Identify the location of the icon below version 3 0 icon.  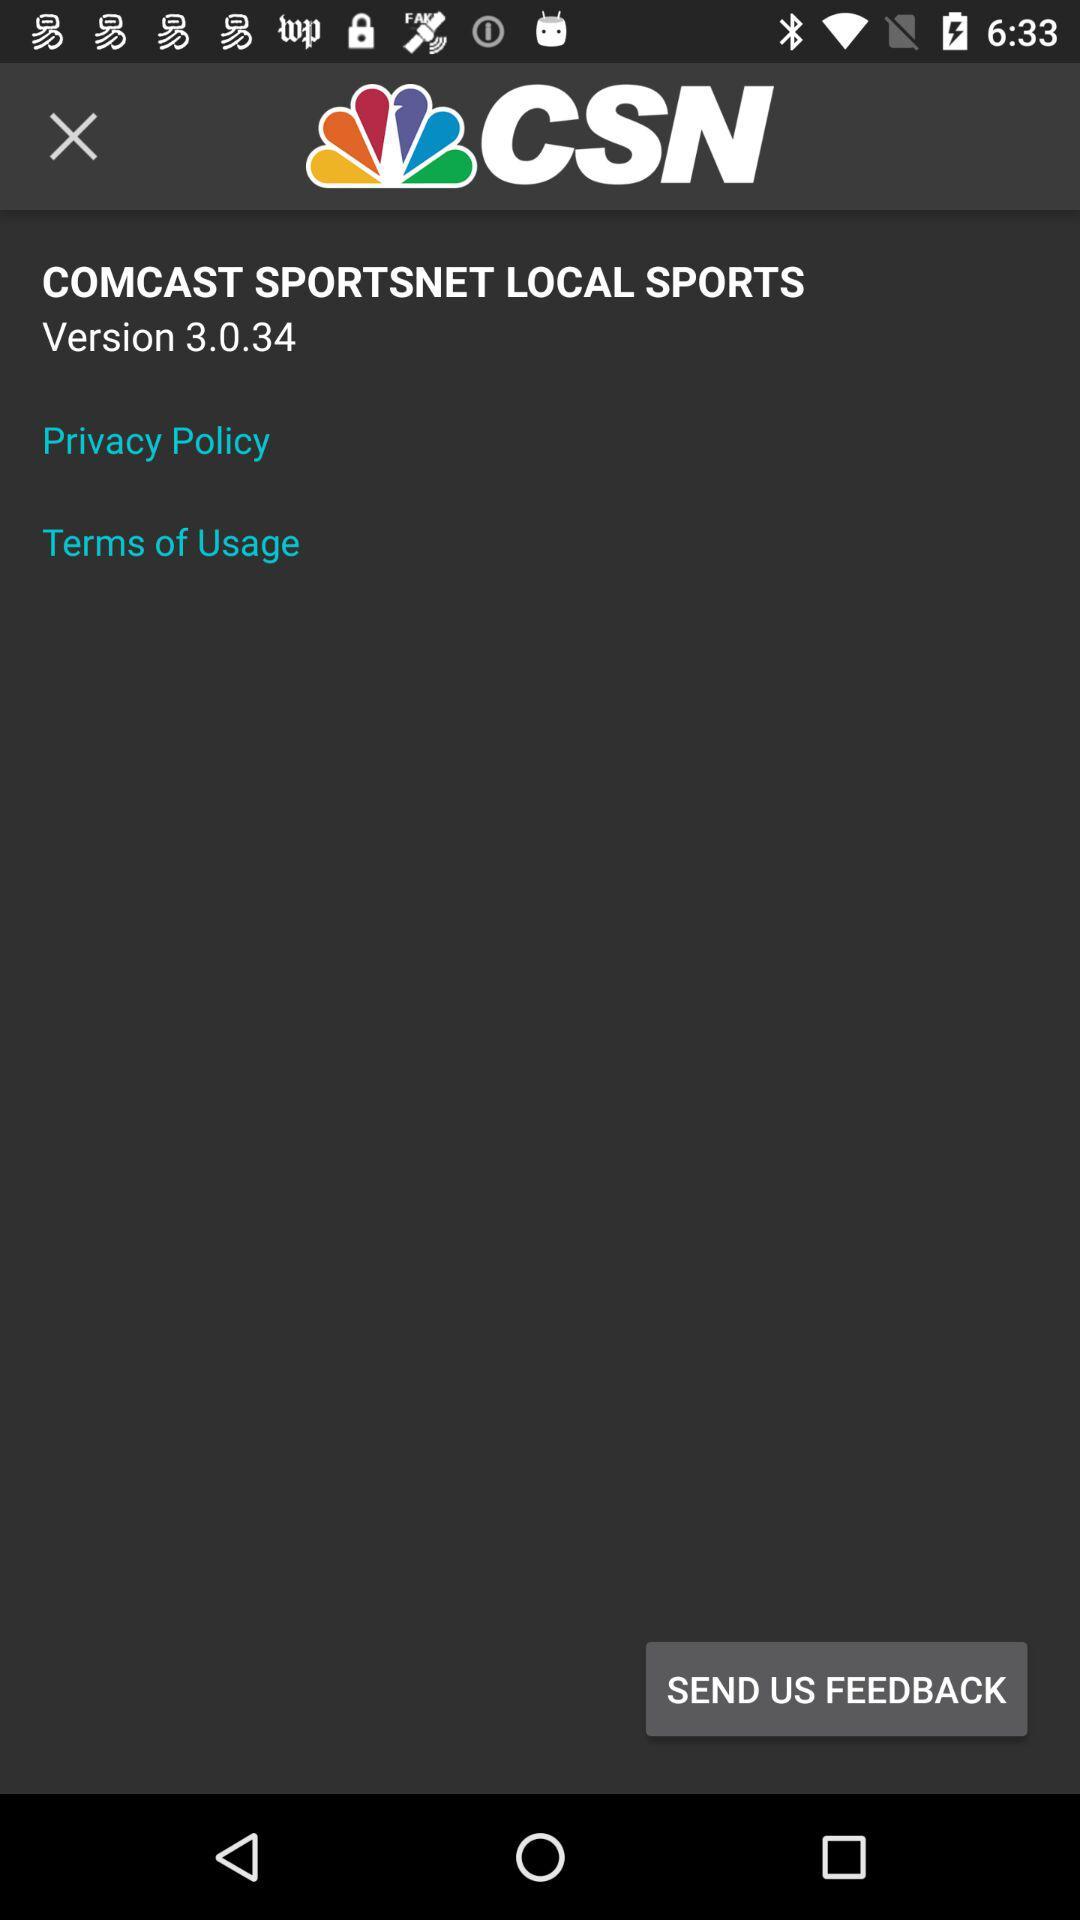
(168, 438).